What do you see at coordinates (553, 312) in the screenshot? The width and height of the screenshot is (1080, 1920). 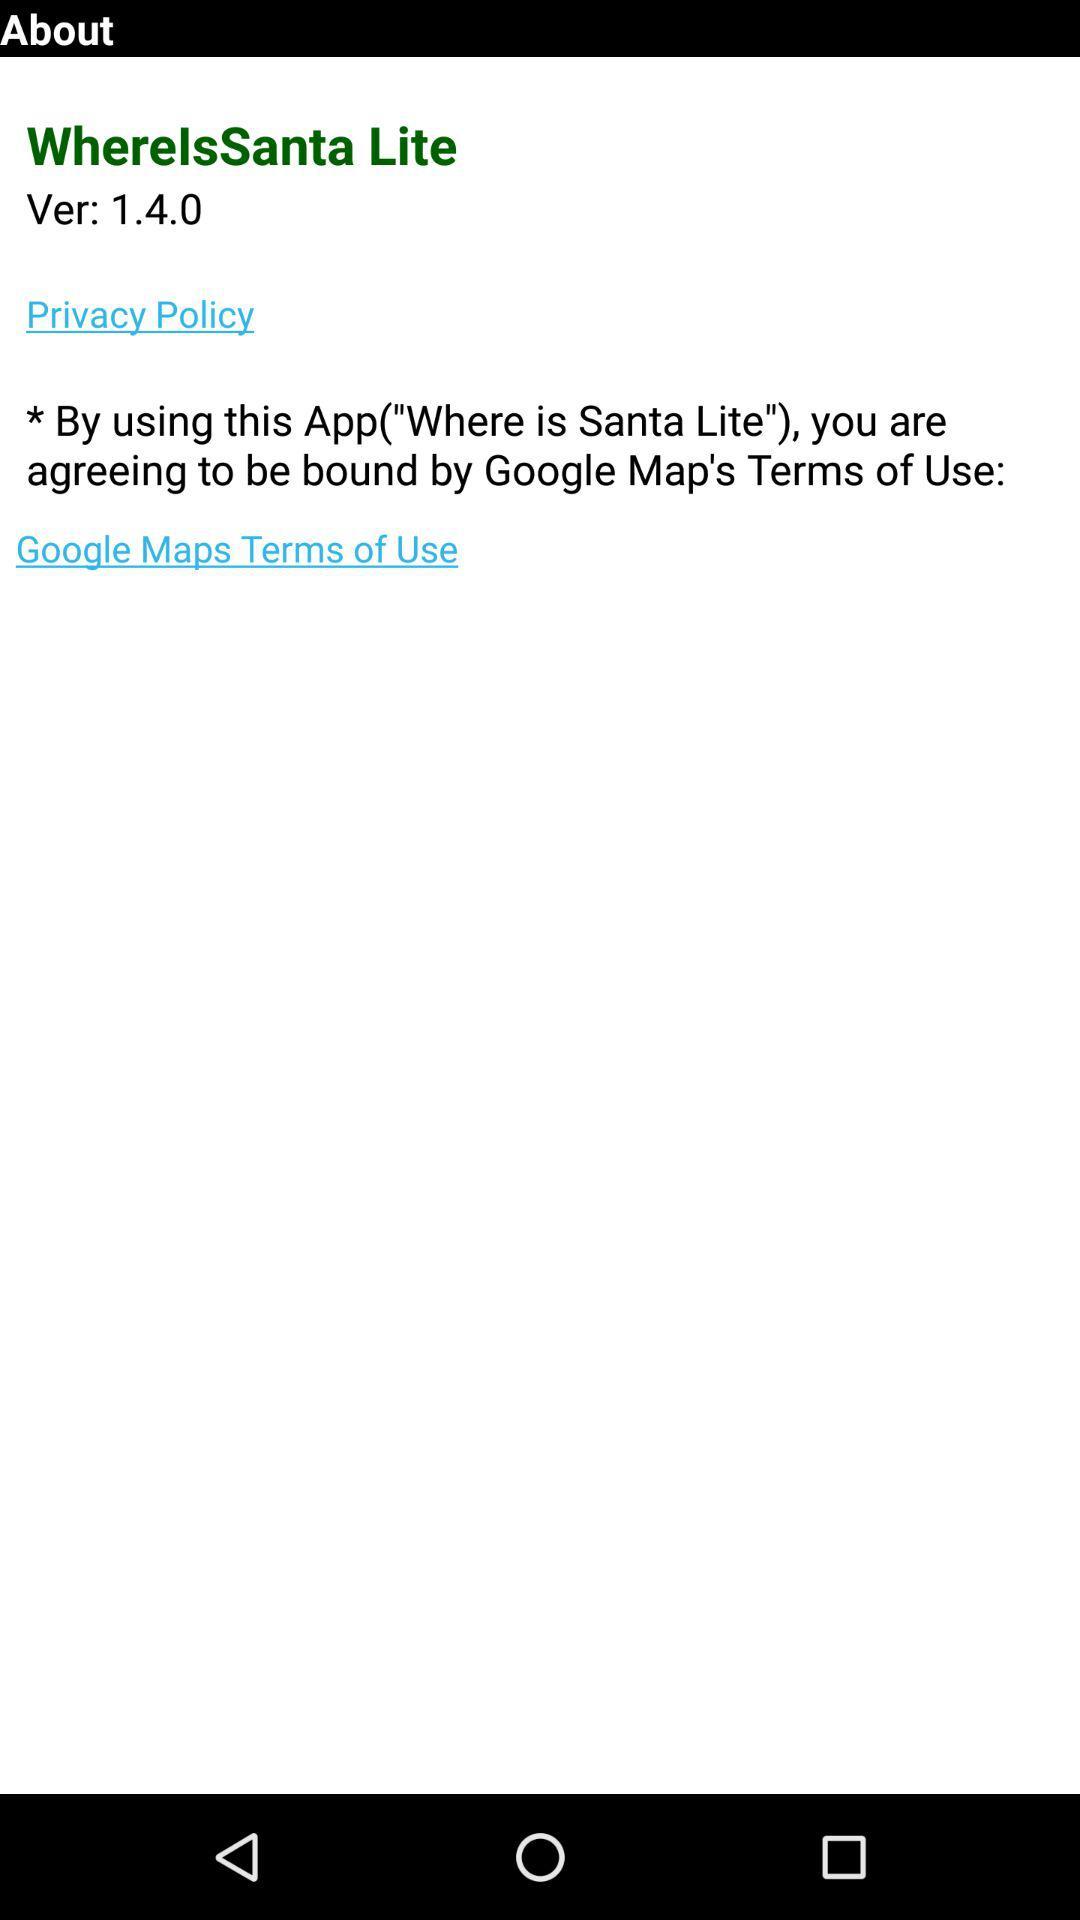 I see `the icon above the by using this item` at bounding box center [553, 312].